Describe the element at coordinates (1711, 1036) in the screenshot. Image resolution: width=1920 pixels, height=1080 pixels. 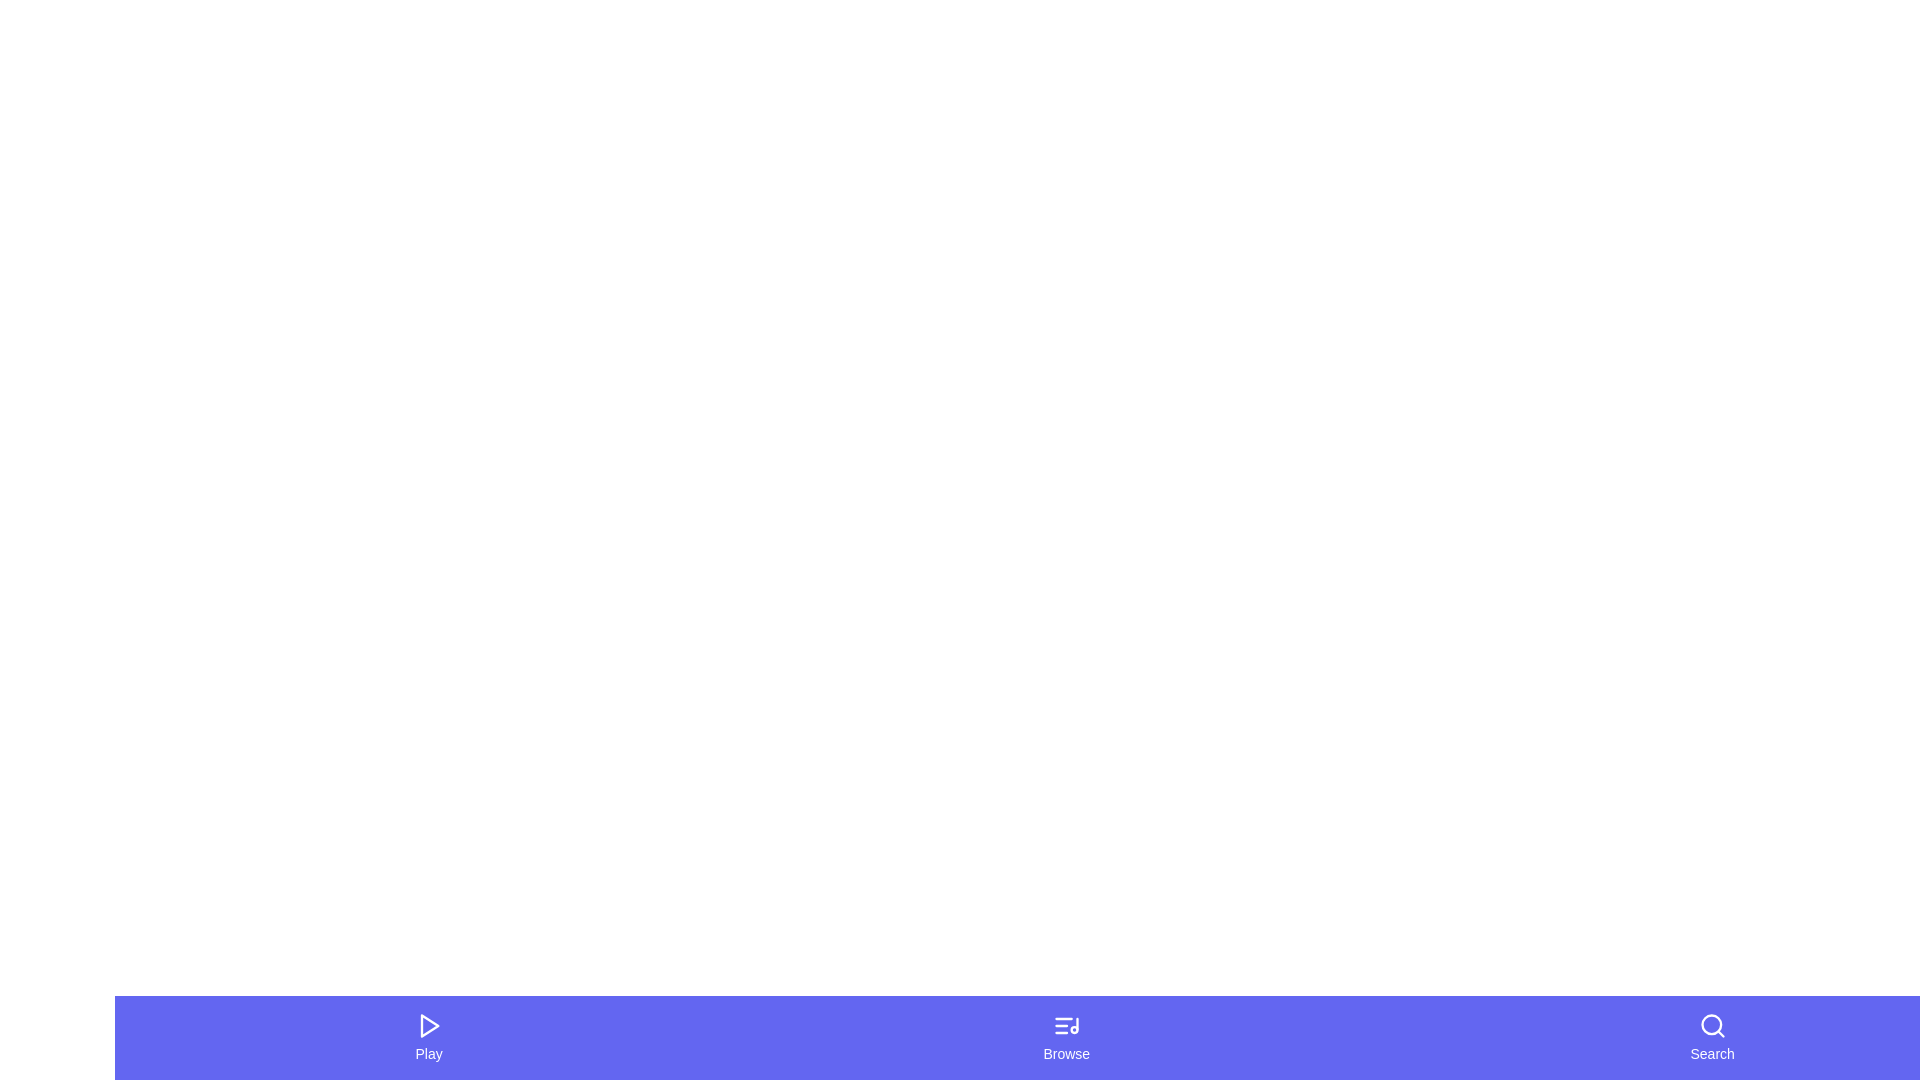
I see `the Search tab to activate it` at that location.